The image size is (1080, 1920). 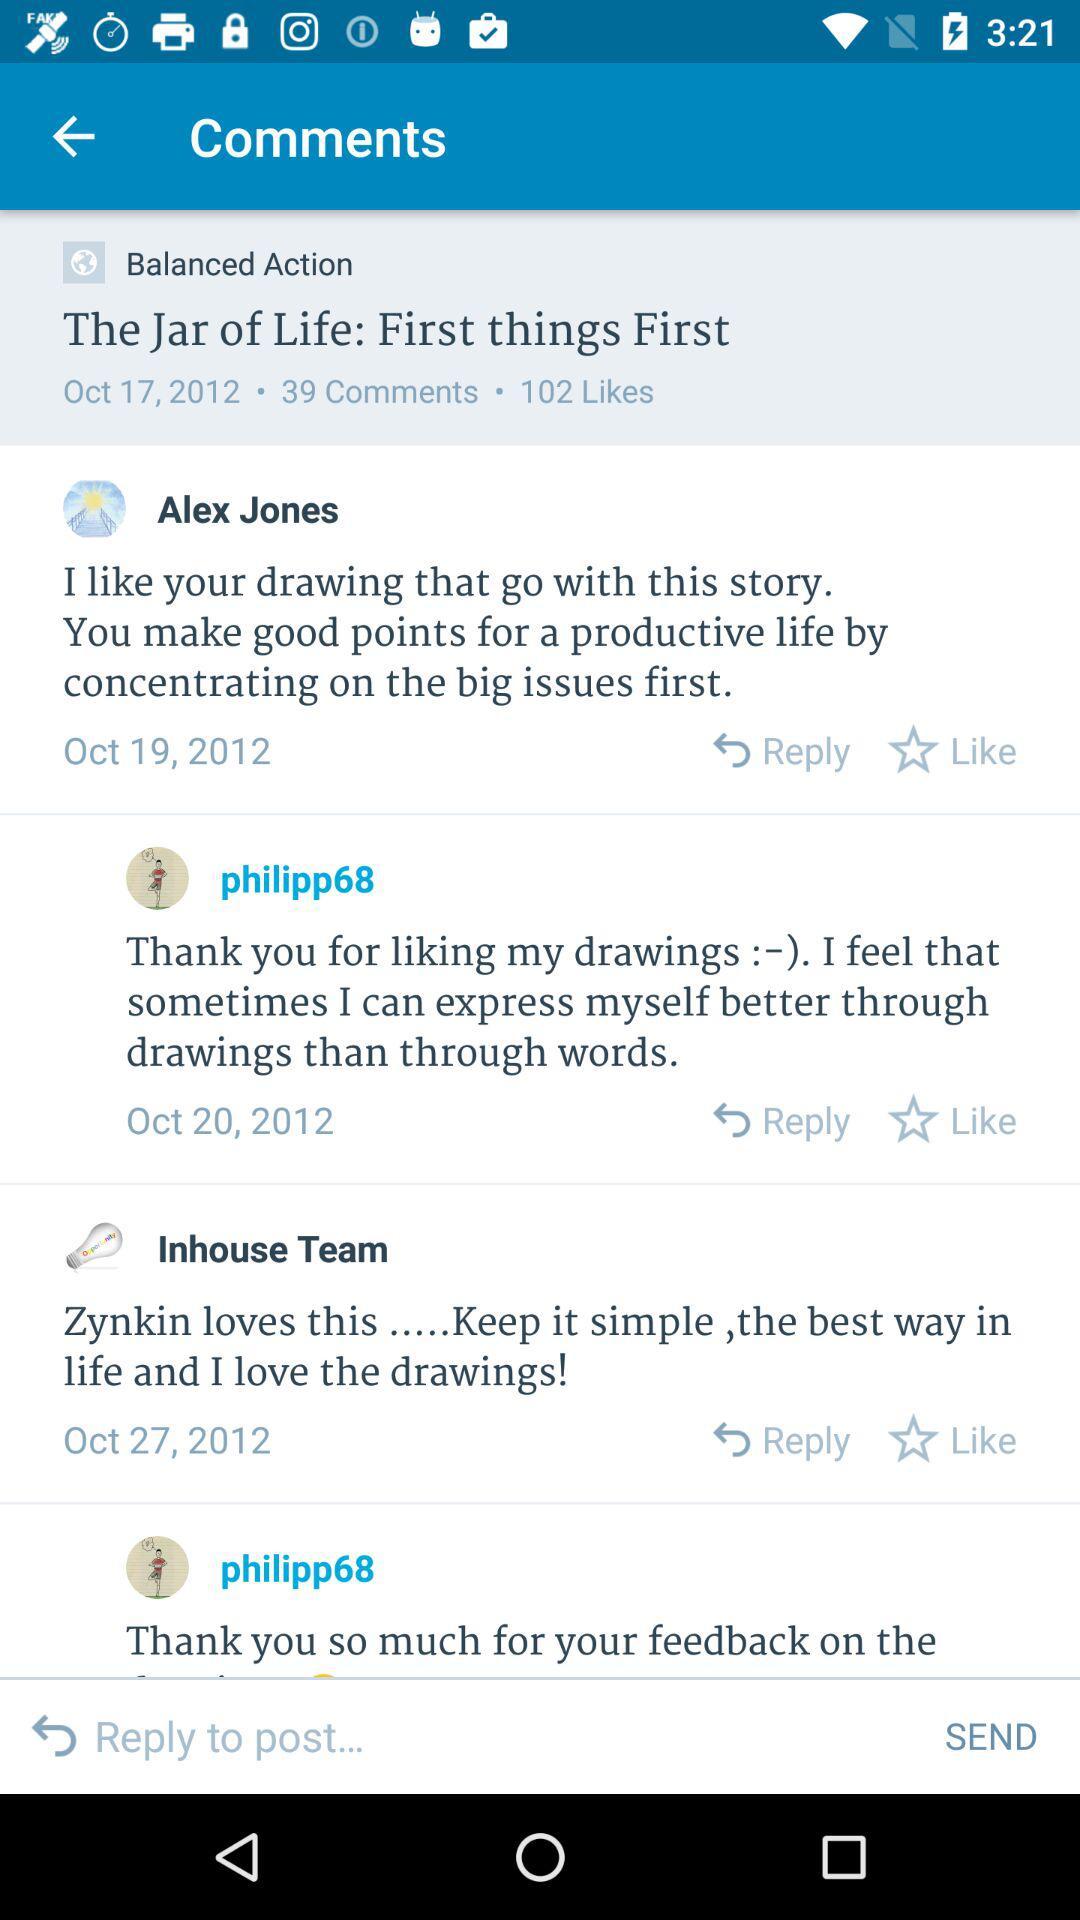 What do you see at coordinates (730, 1118) in the screenshot?
I see `previous` at bounding box center [730, 1118].